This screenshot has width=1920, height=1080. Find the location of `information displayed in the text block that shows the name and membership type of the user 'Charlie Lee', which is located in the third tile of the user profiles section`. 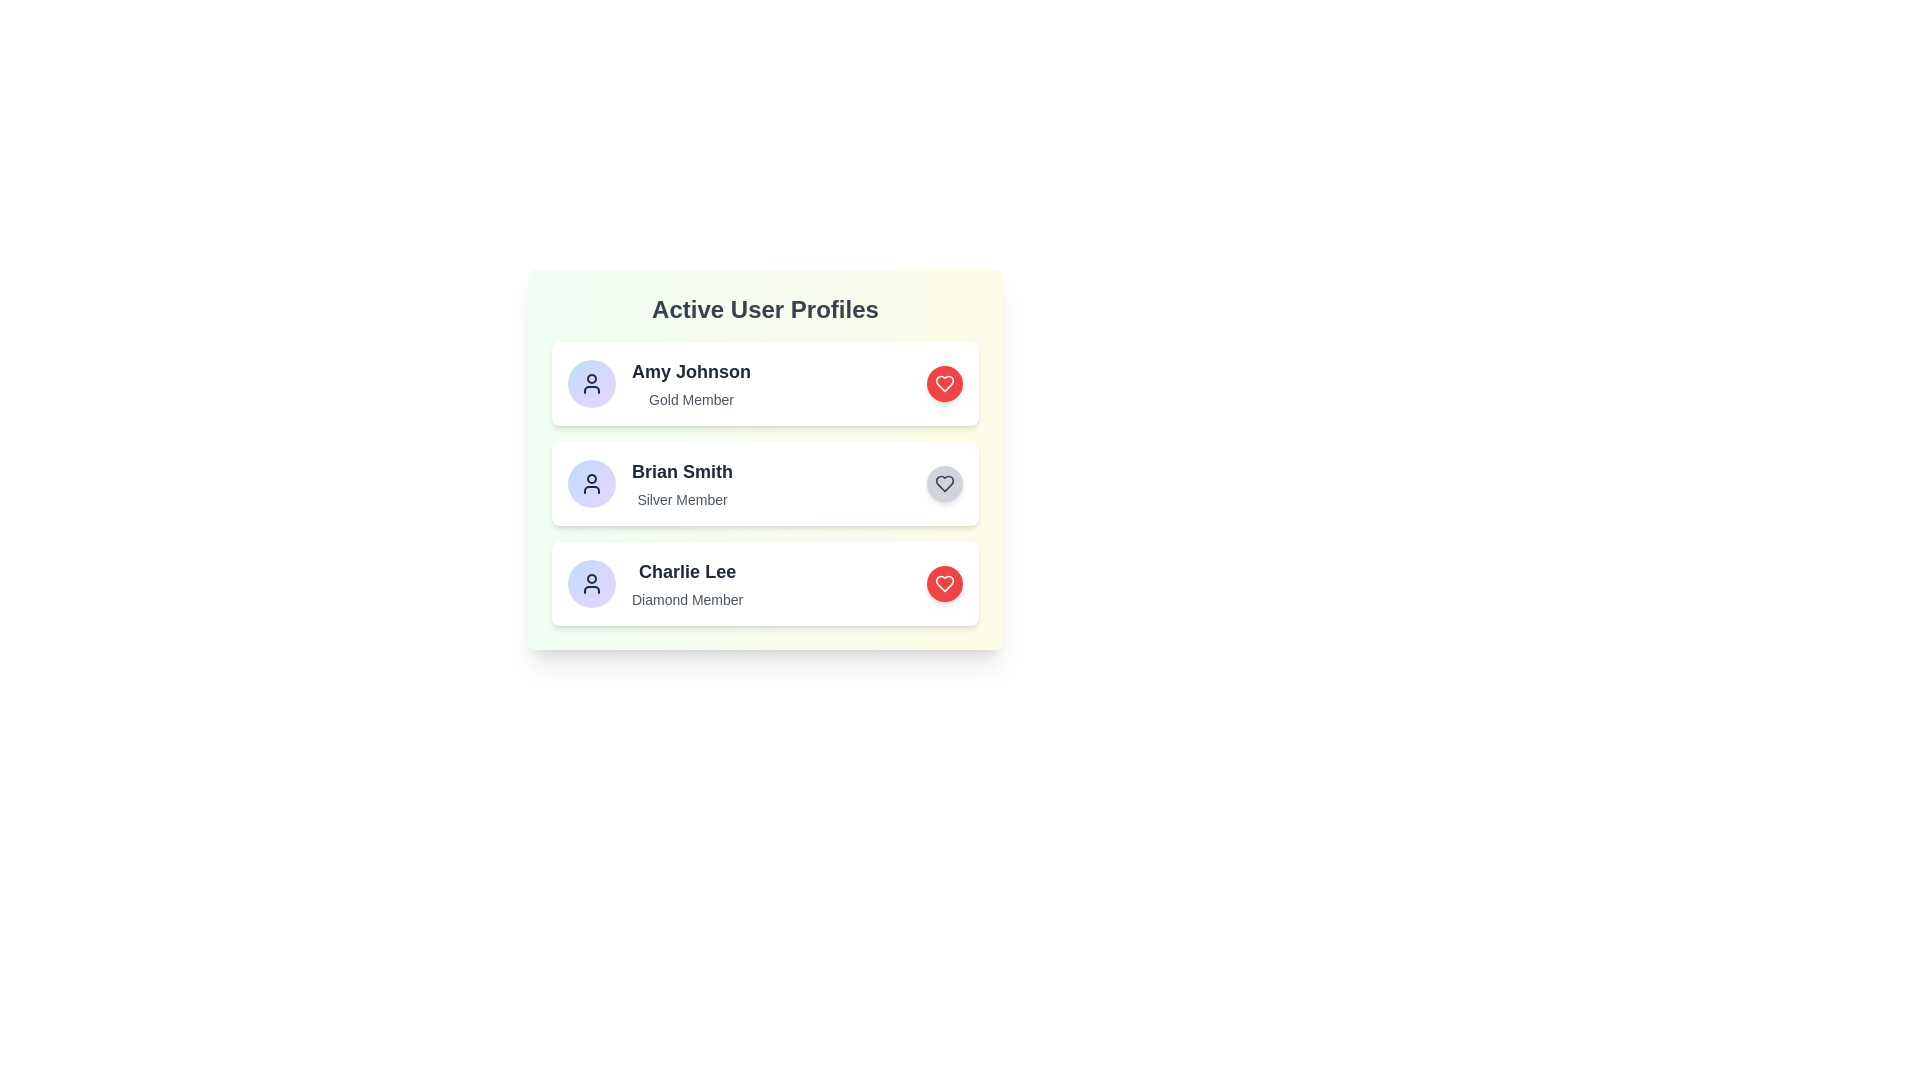

information displayed in the text block that shows the name and membership type of the user 'Charlie Lee', which is located in the third tile of the user profiles section is located at coordinates (687, 583).